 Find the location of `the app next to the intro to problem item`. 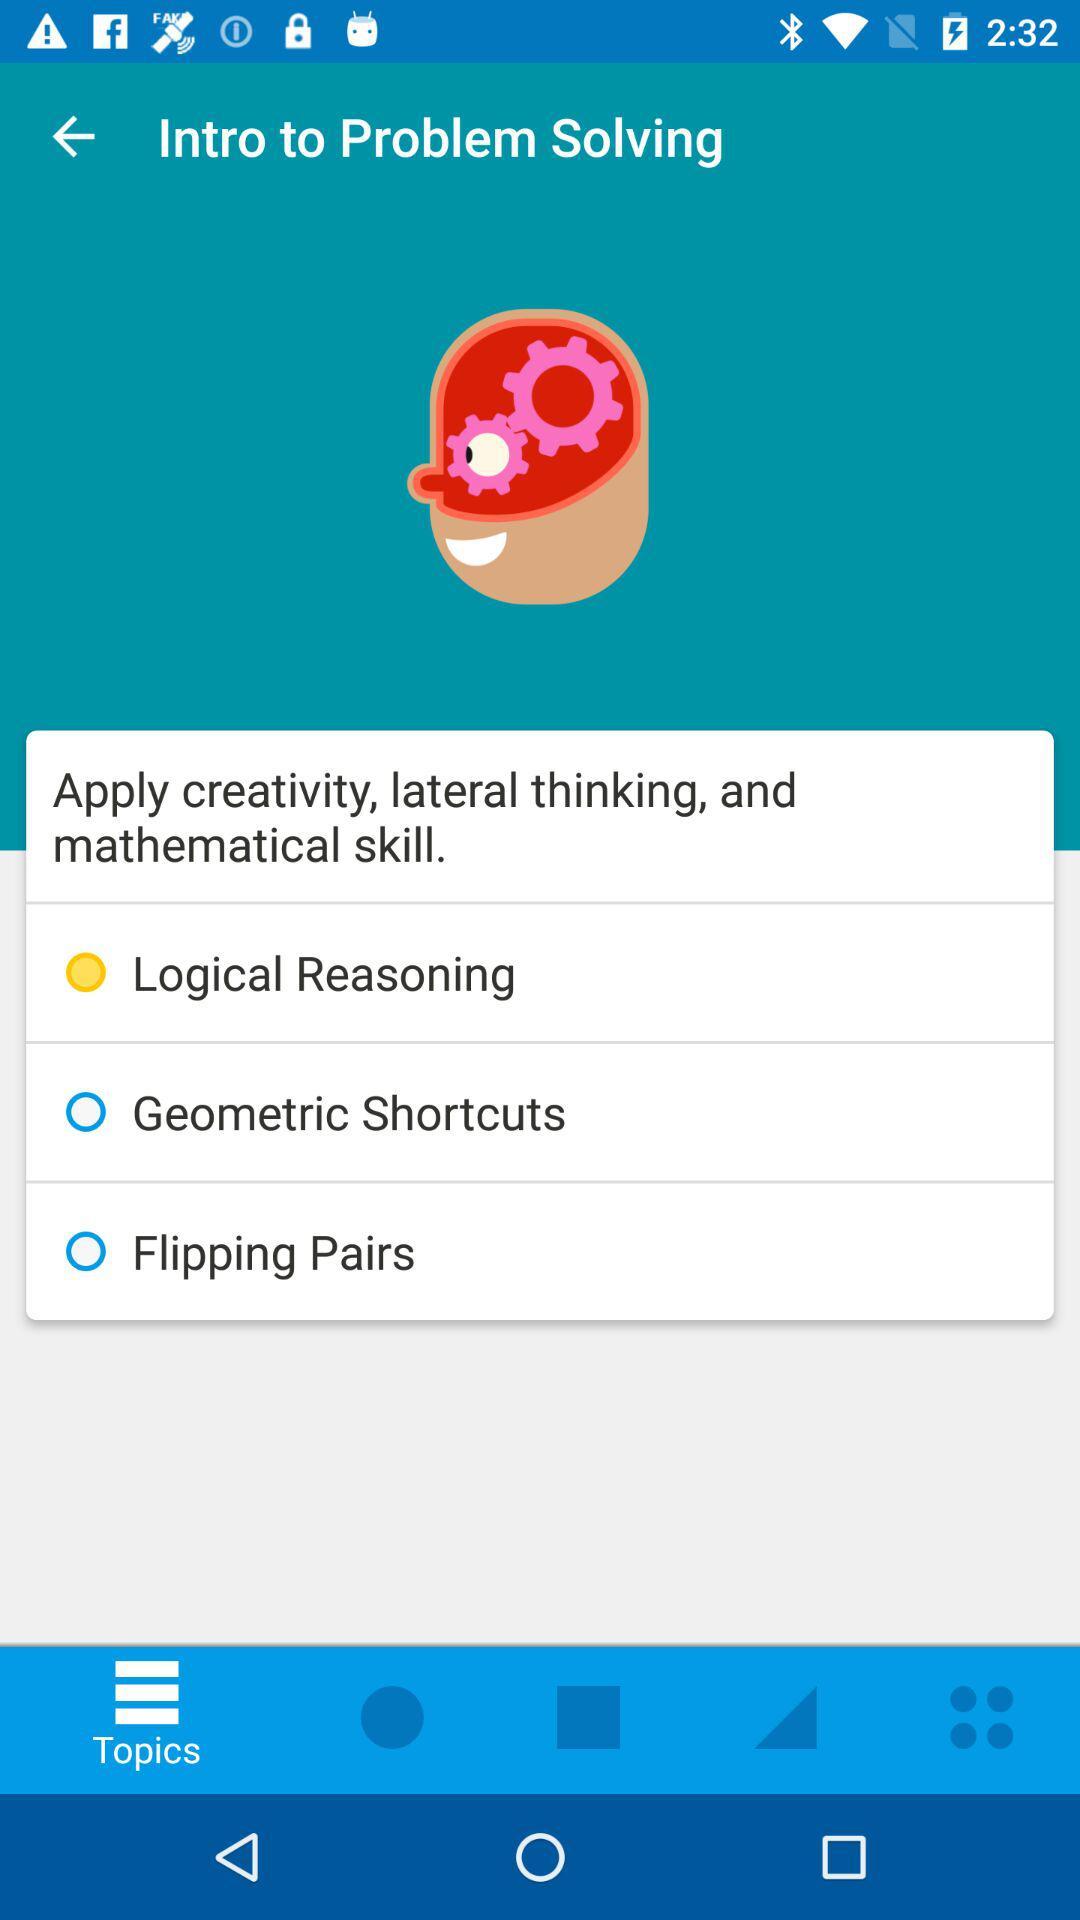

the app next to the intro to problem item is located at coordinates (72, 135).